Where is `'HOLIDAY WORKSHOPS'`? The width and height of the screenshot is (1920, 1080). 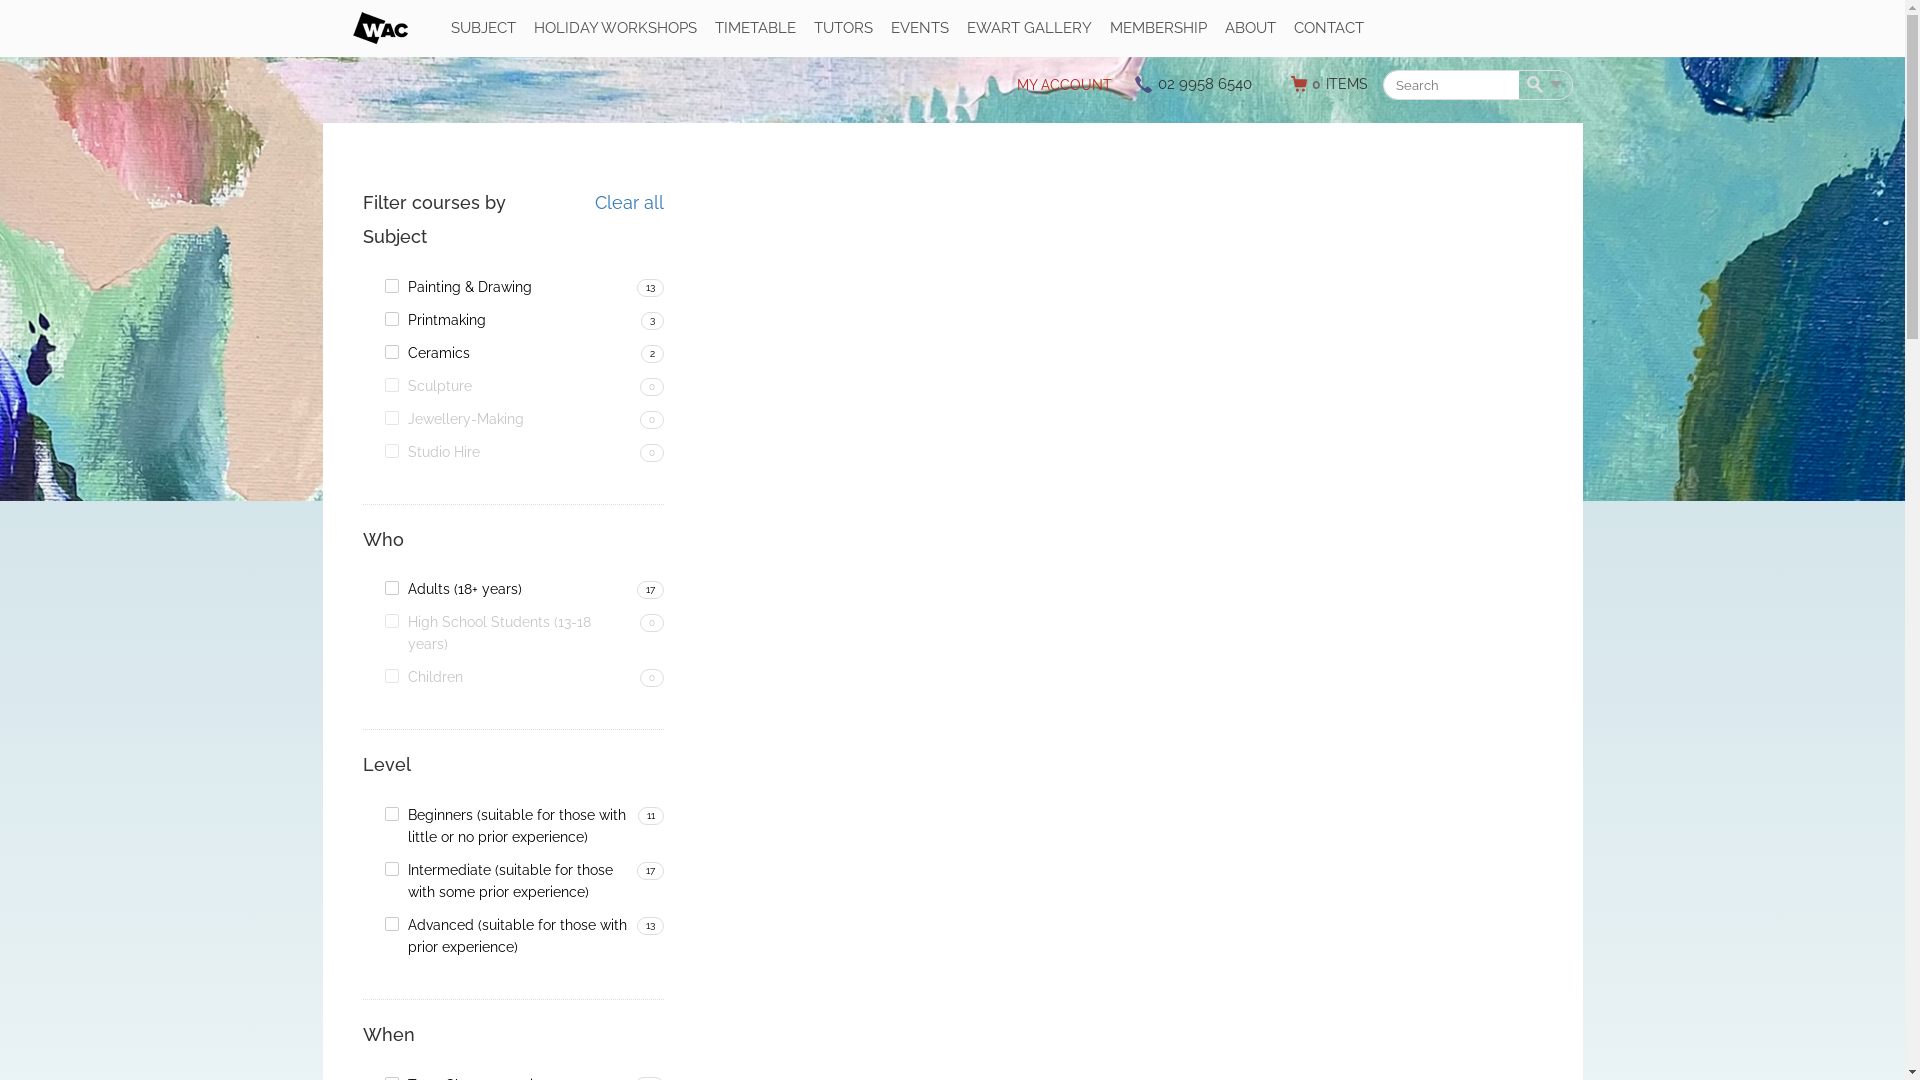
'HOLIDAY WORKSHOPS' is located at coordinates (614, 27).